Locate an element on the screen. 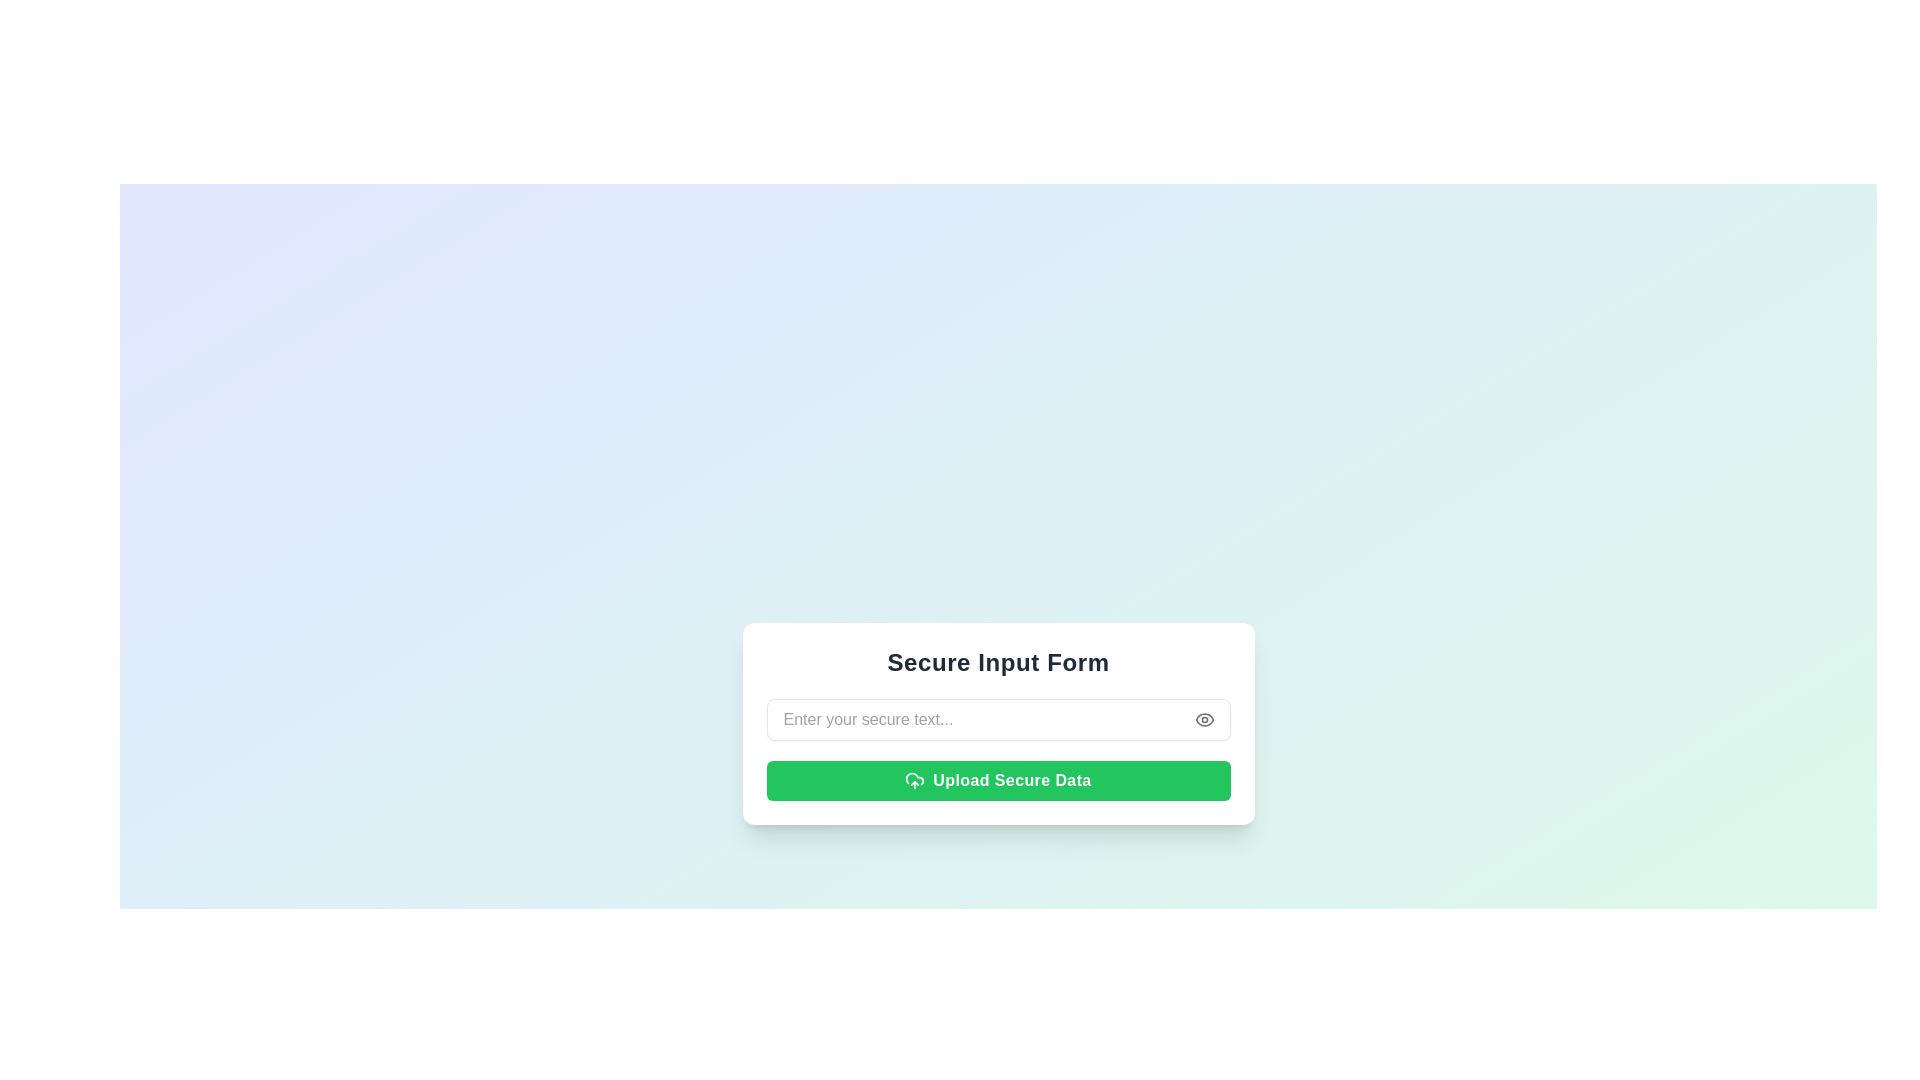 This screenshot has width=1920, height=1080. the icon used to toggle the visibility of the entered text in the Secure Input Form, located on the right side of the input text field is located at coordinates (1203, 720).